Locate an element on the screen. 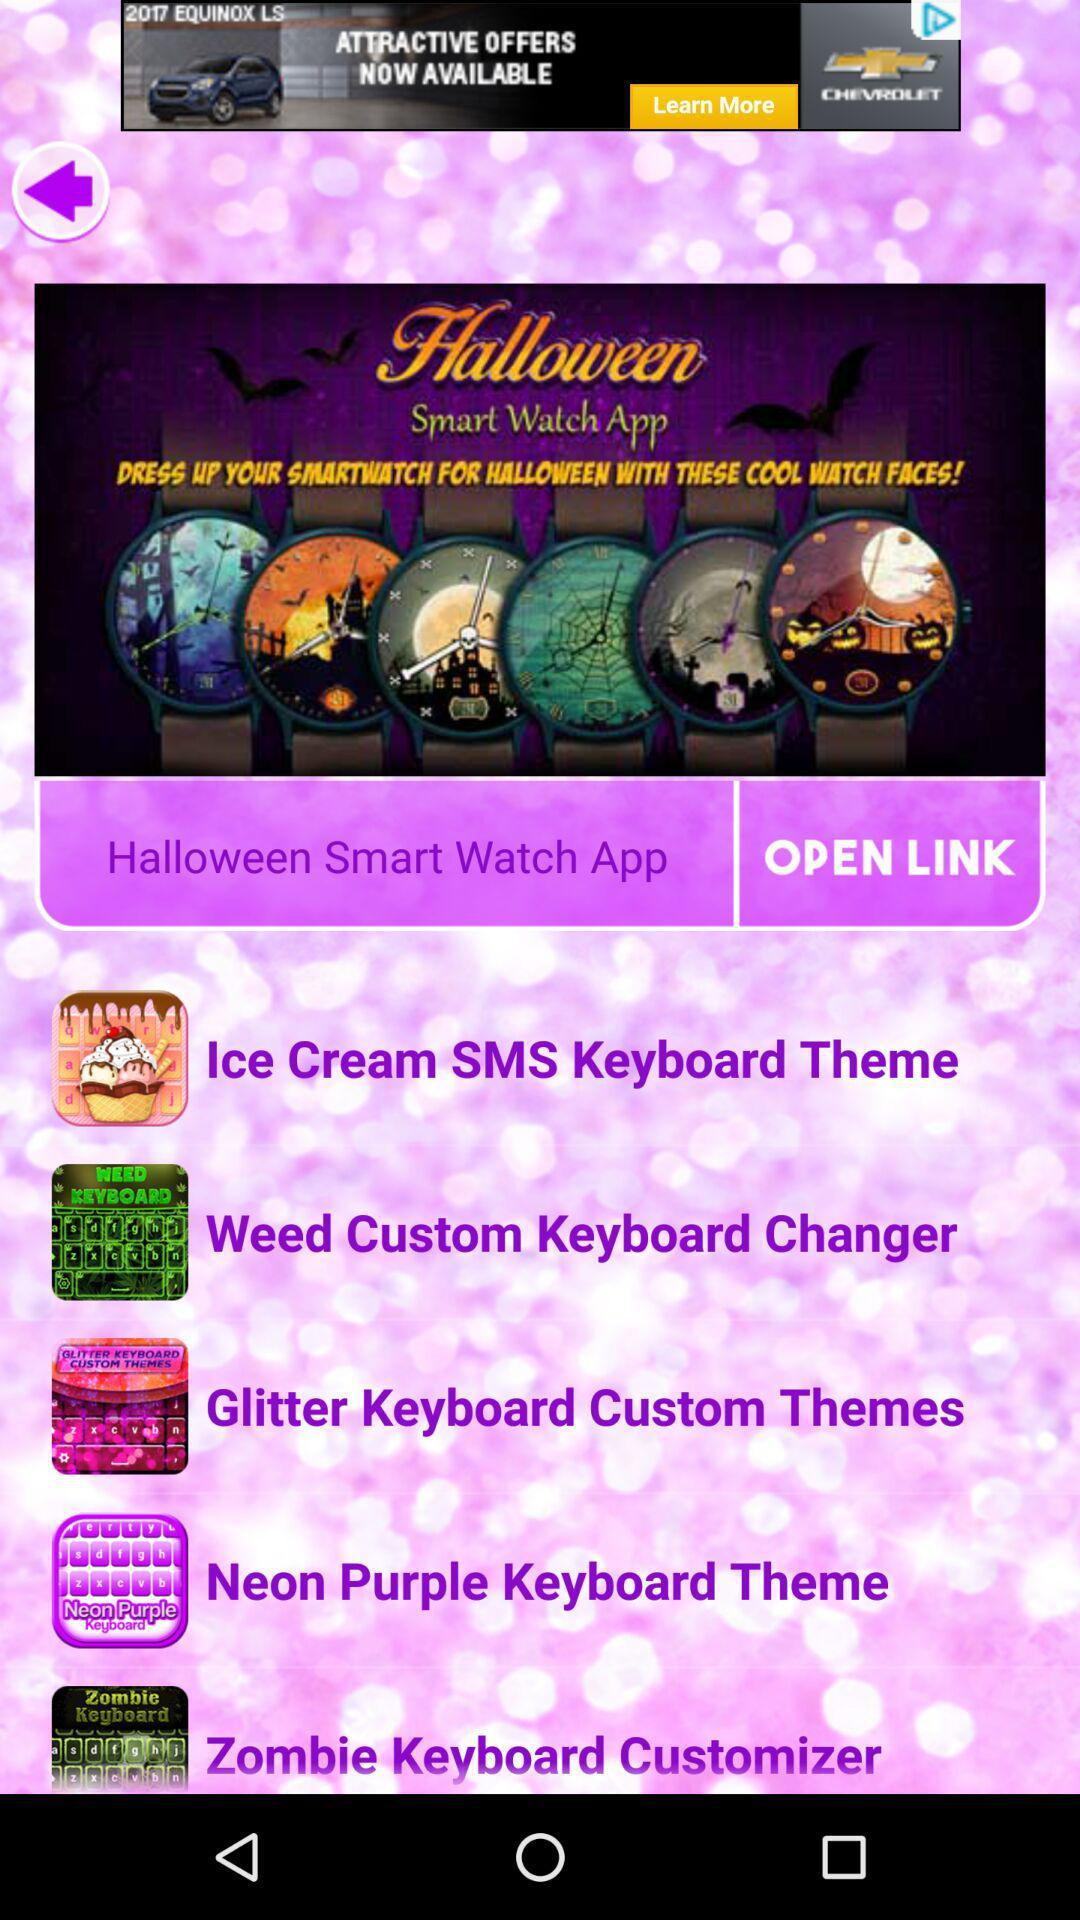 The height and width of the screenshot is (1920, 1080). go back is located at coordinates (59, 192).